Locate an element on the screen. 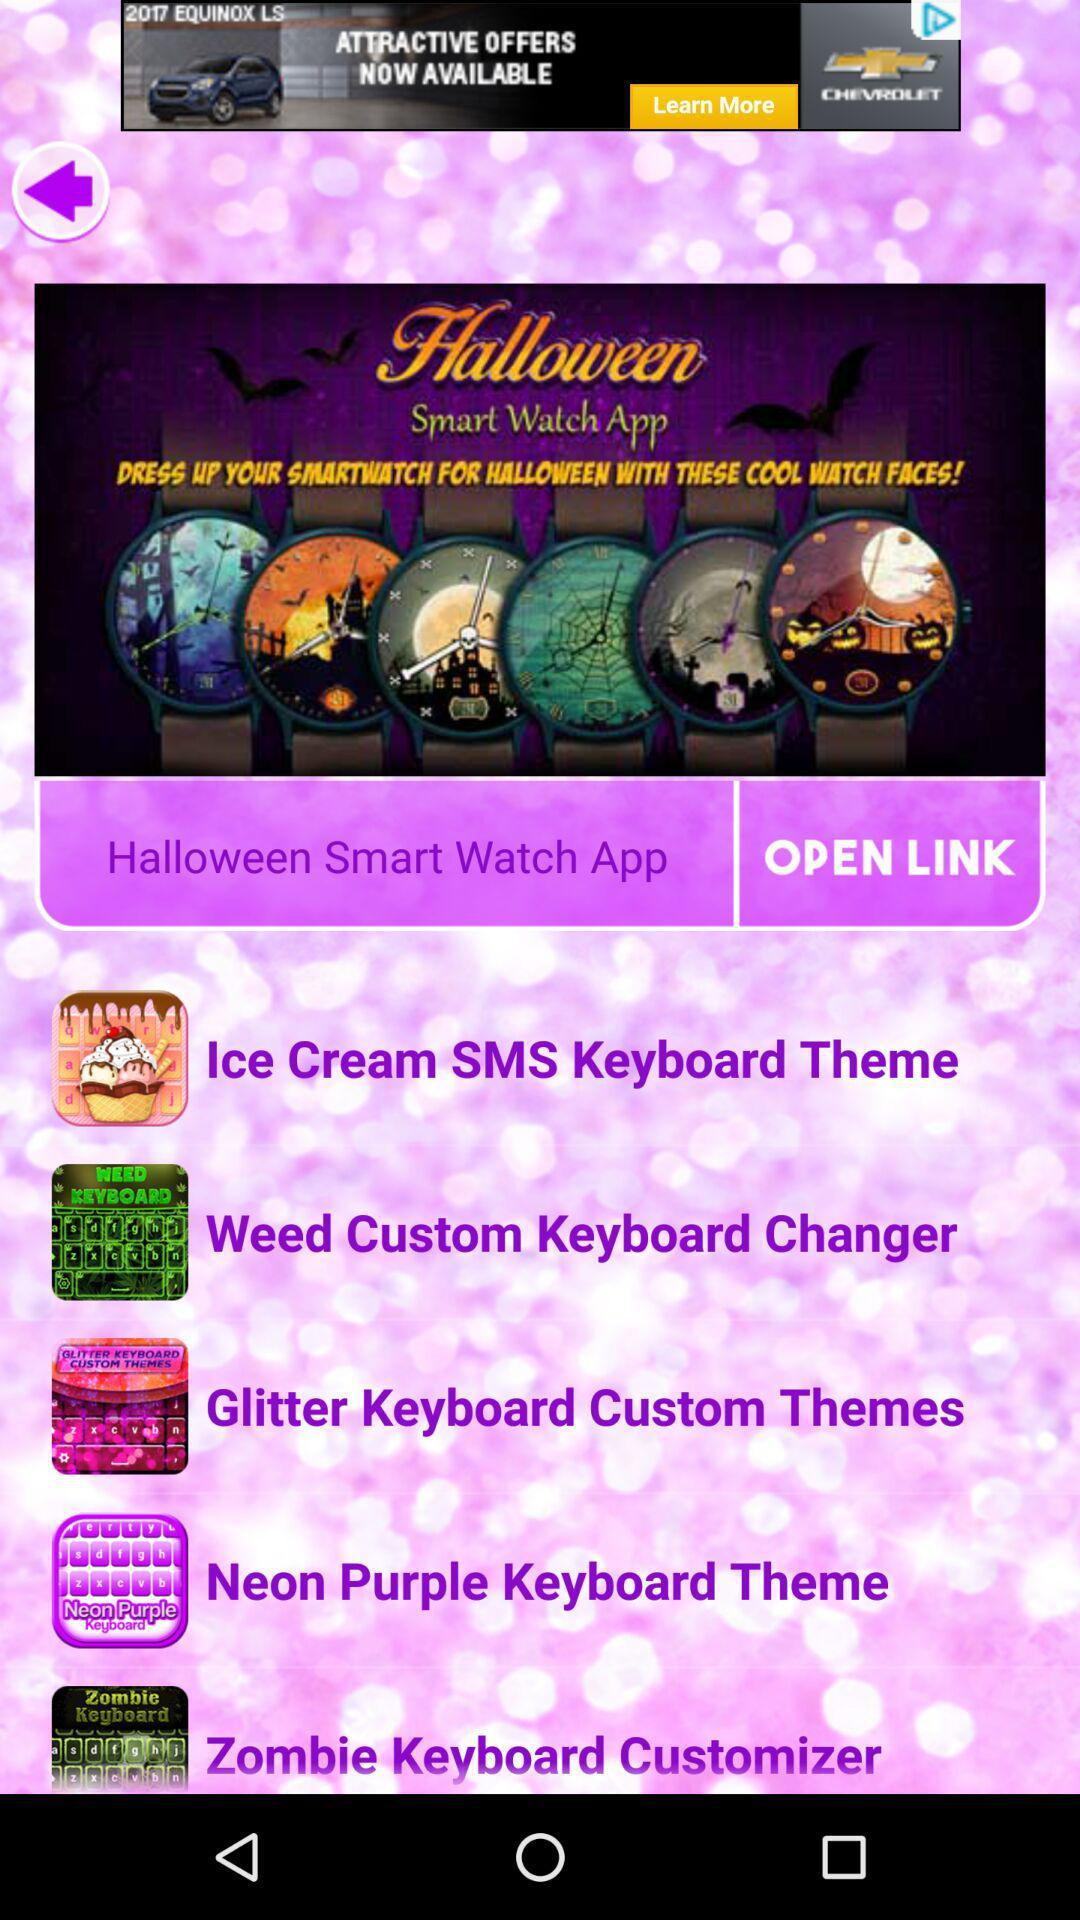 The height and width of the screenshot is (1920, 1080). go back is located at coordinates (59, 192).